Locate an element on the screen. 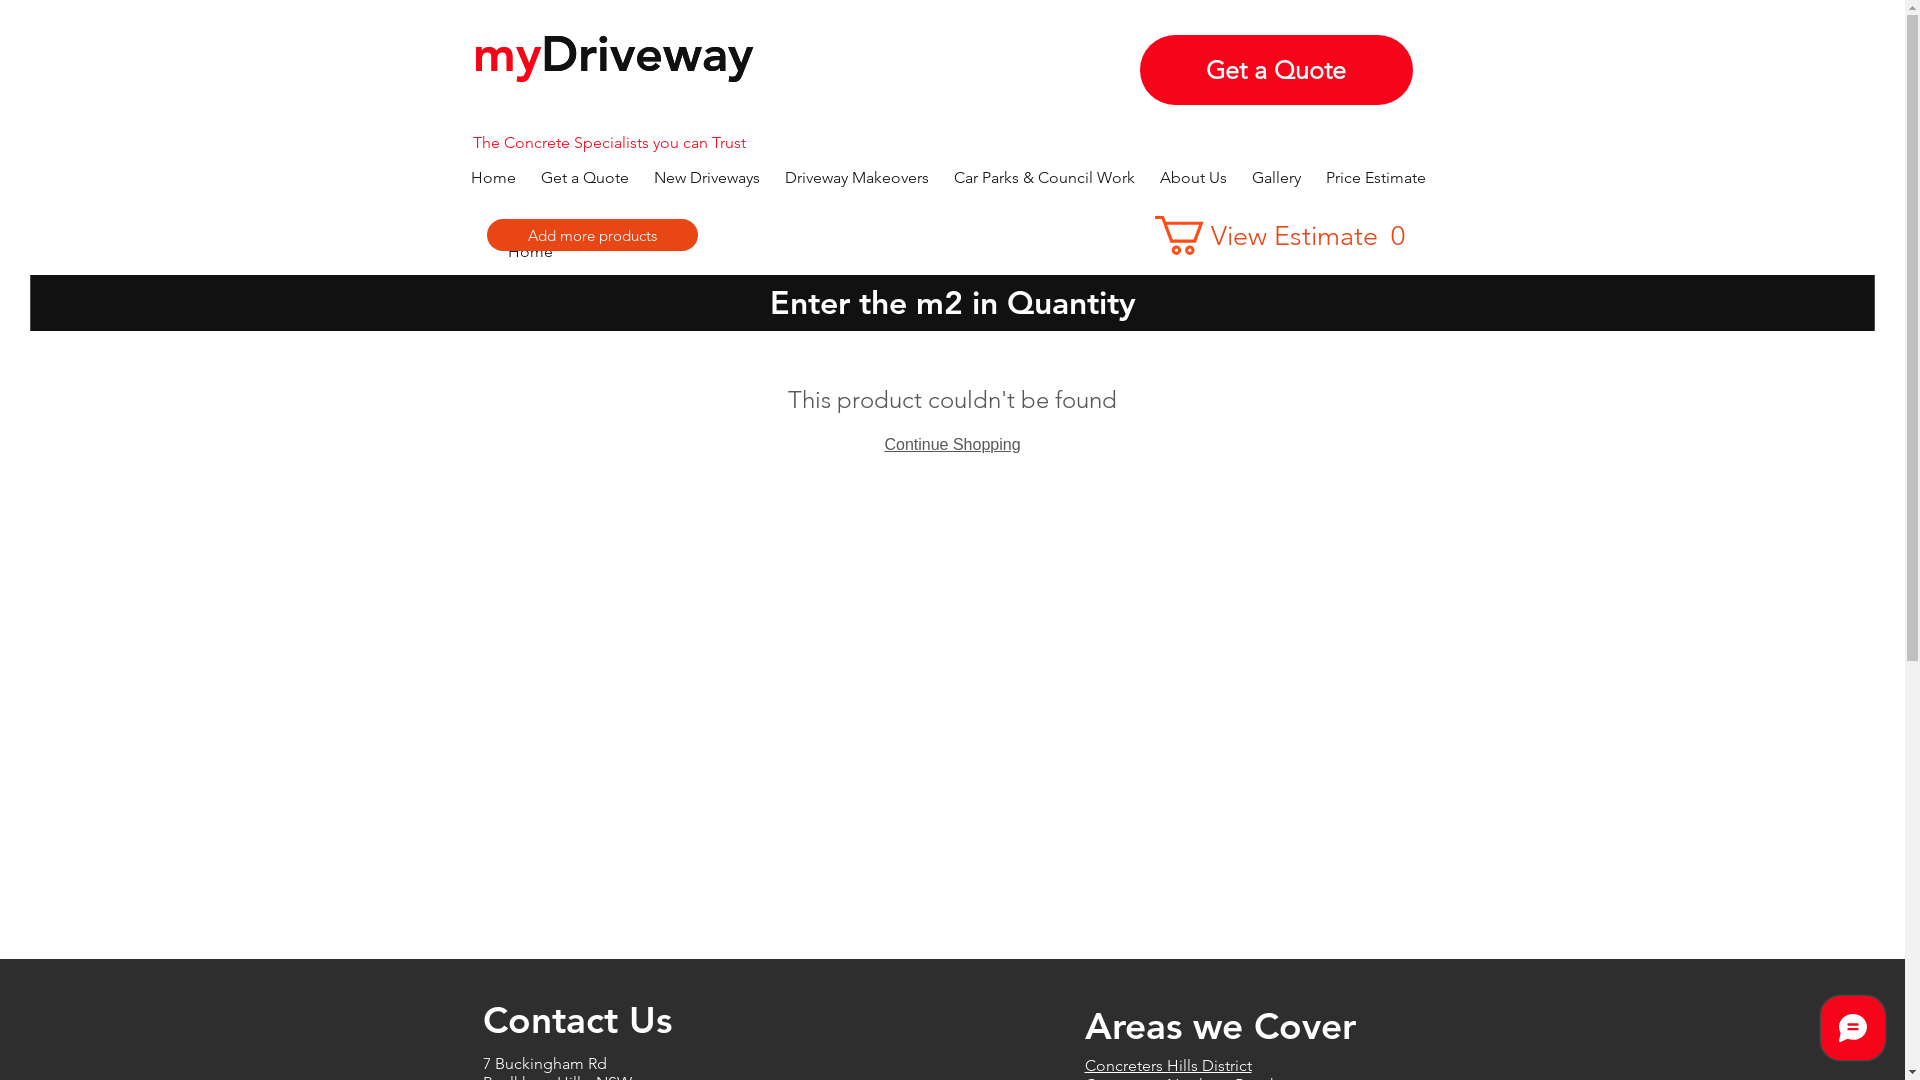  'Price Estimate' is located at coordinates (1377, 176).